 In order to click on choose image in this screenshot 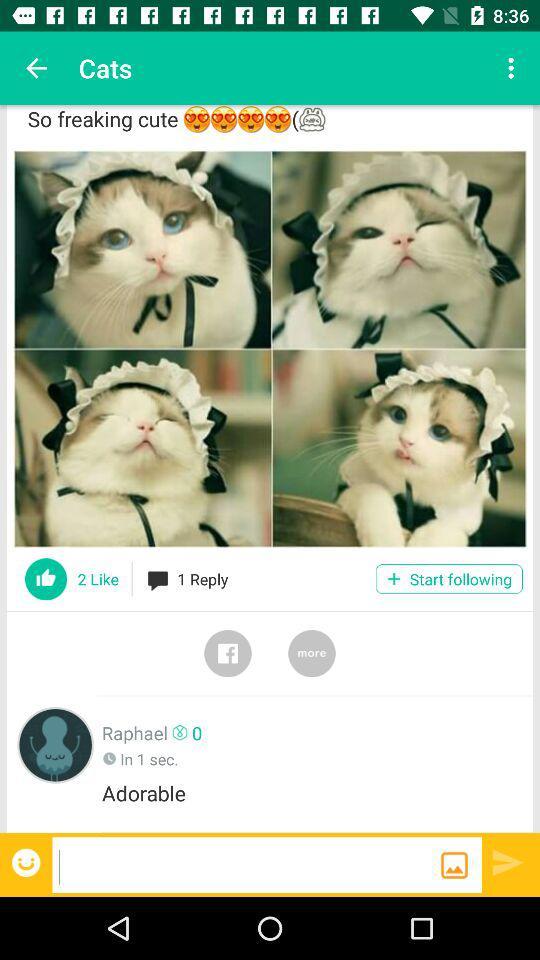, I will do `click(270, 349)`.